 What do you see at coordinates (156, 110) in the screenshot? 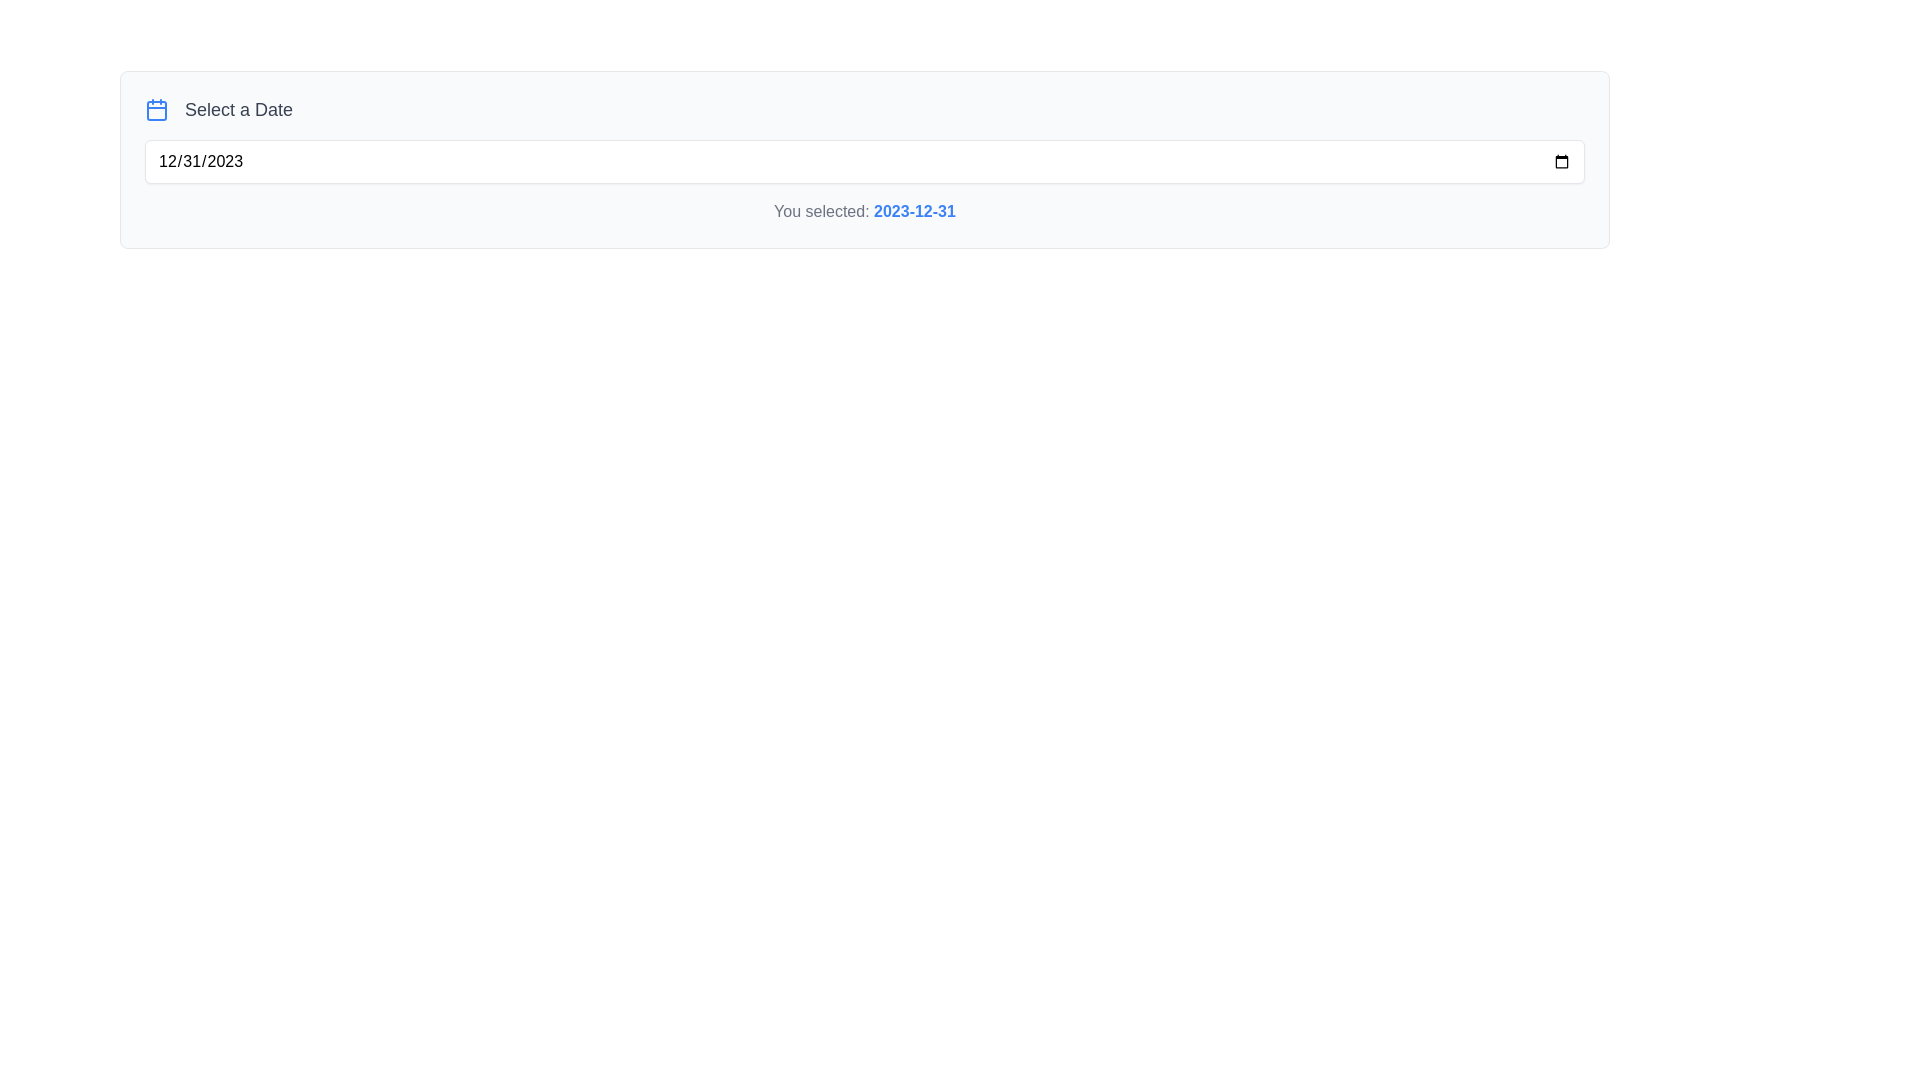
I see `the date selection icon located to the left of the 'Select a Date' text` at bounding box center [156, 110].